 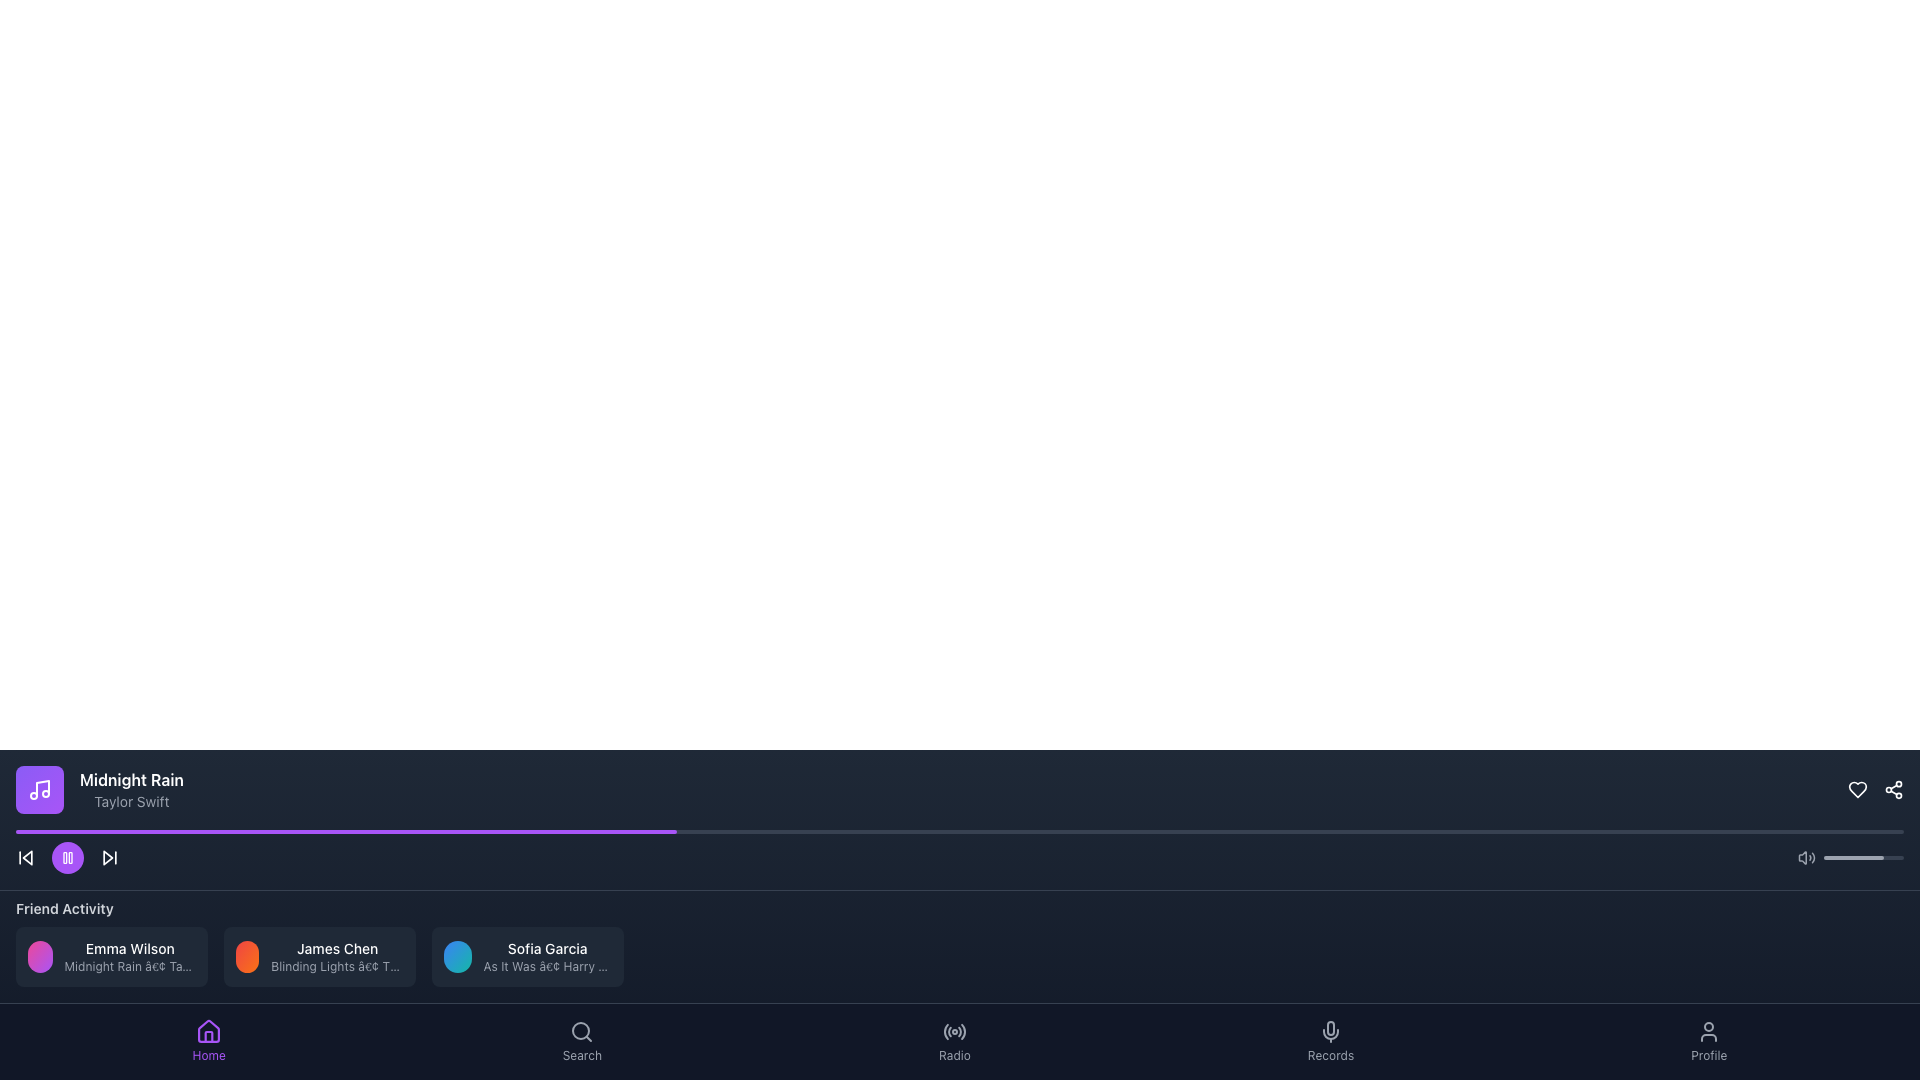 I want to click on the progress bar of the media control to change the playback position, so click(x=960, y=852).